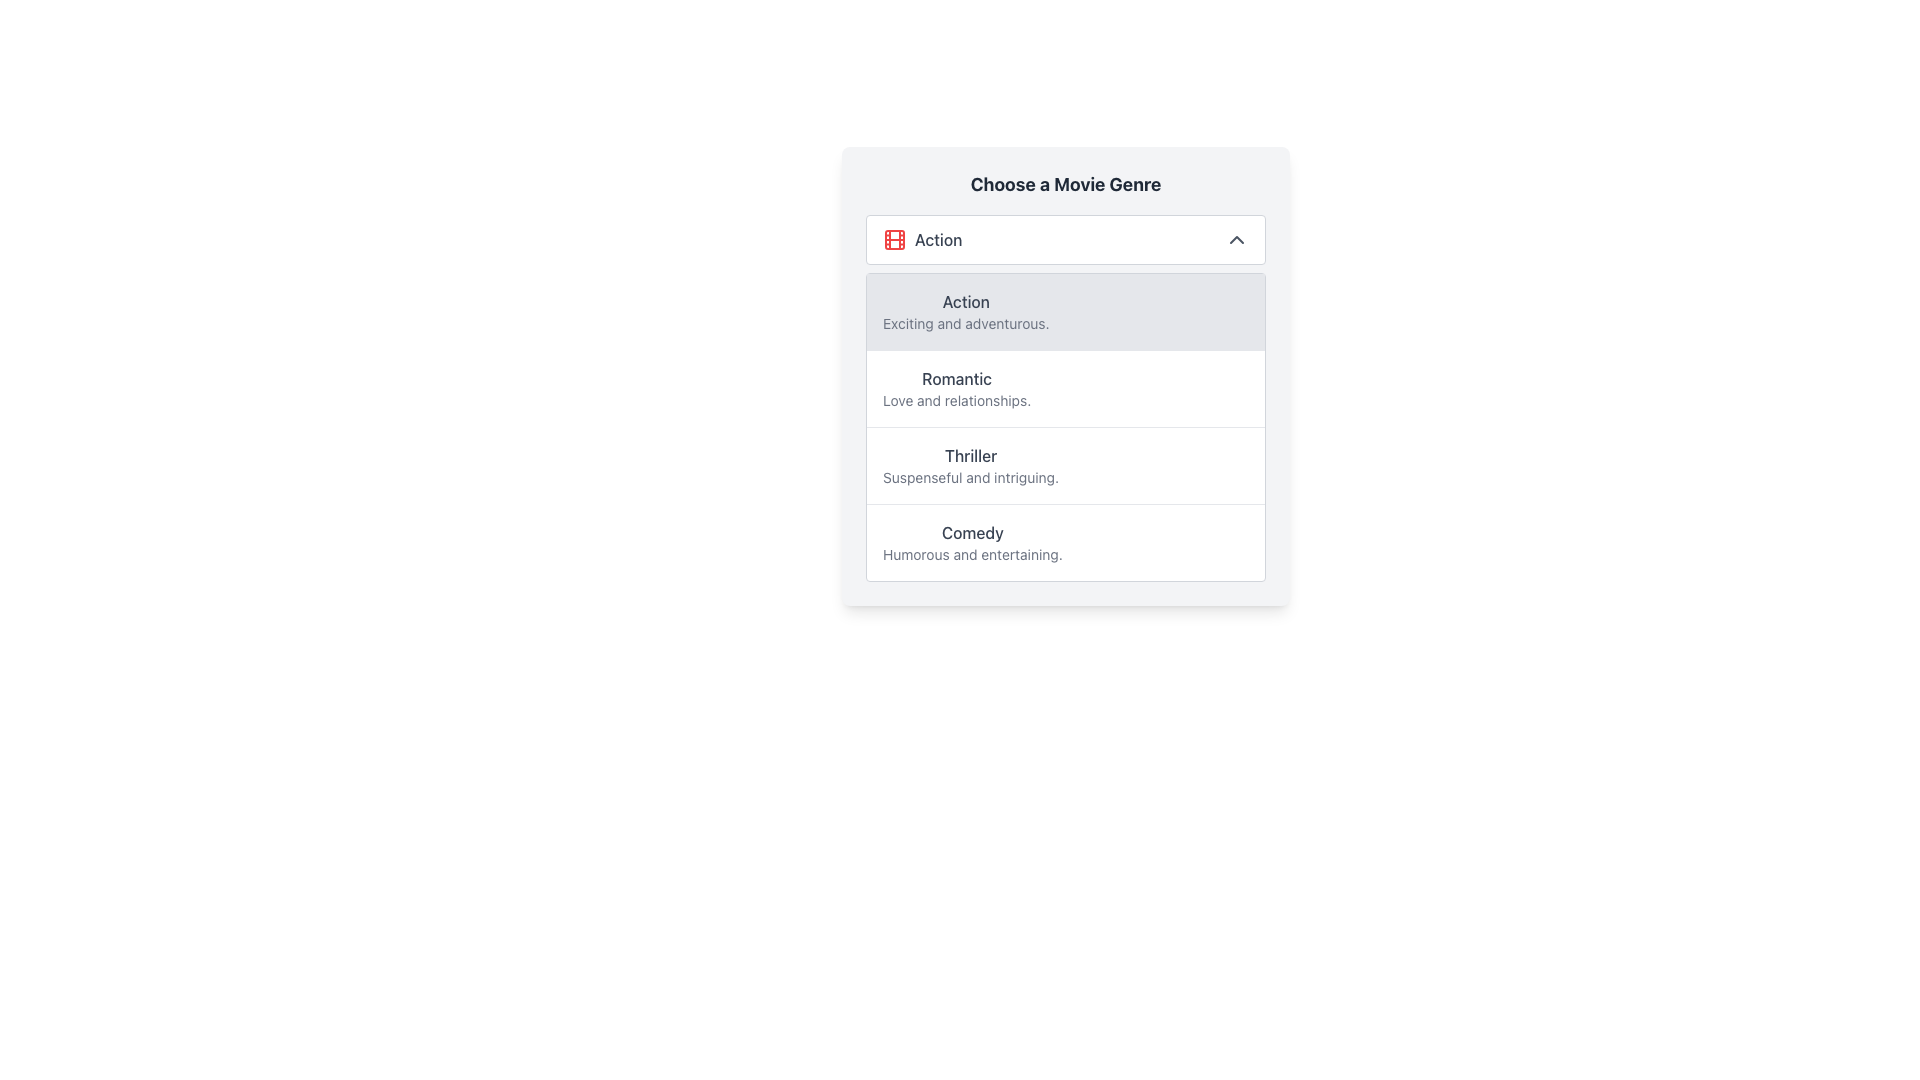  Describe the element at coordinates (966, 323) in the screenshot. I see `the descriptive subtitle Text Label located under the 'Action' heading` at that location.